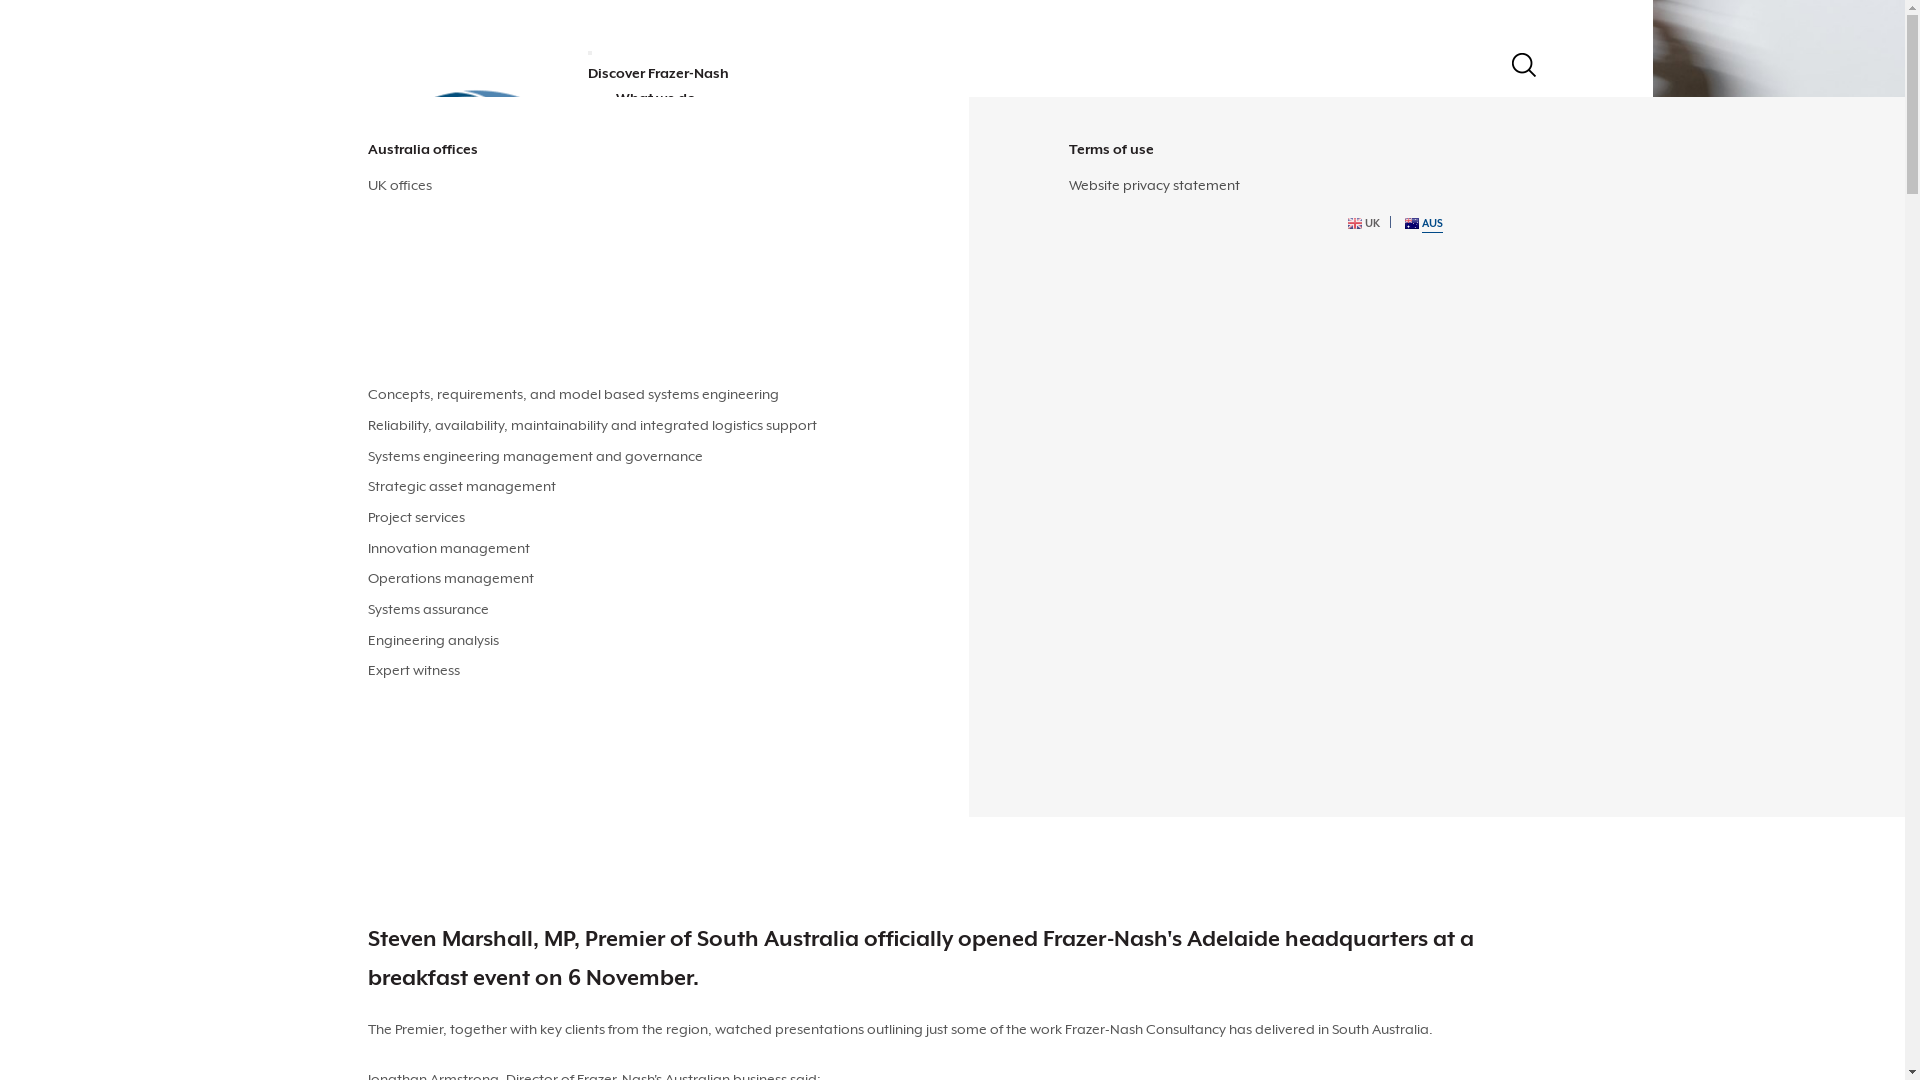 The image size is (1920, 1080). What do you see at coordinates (415, 515) in the screenshot?
I see `'Project services'` at bounding box center [415, 515].